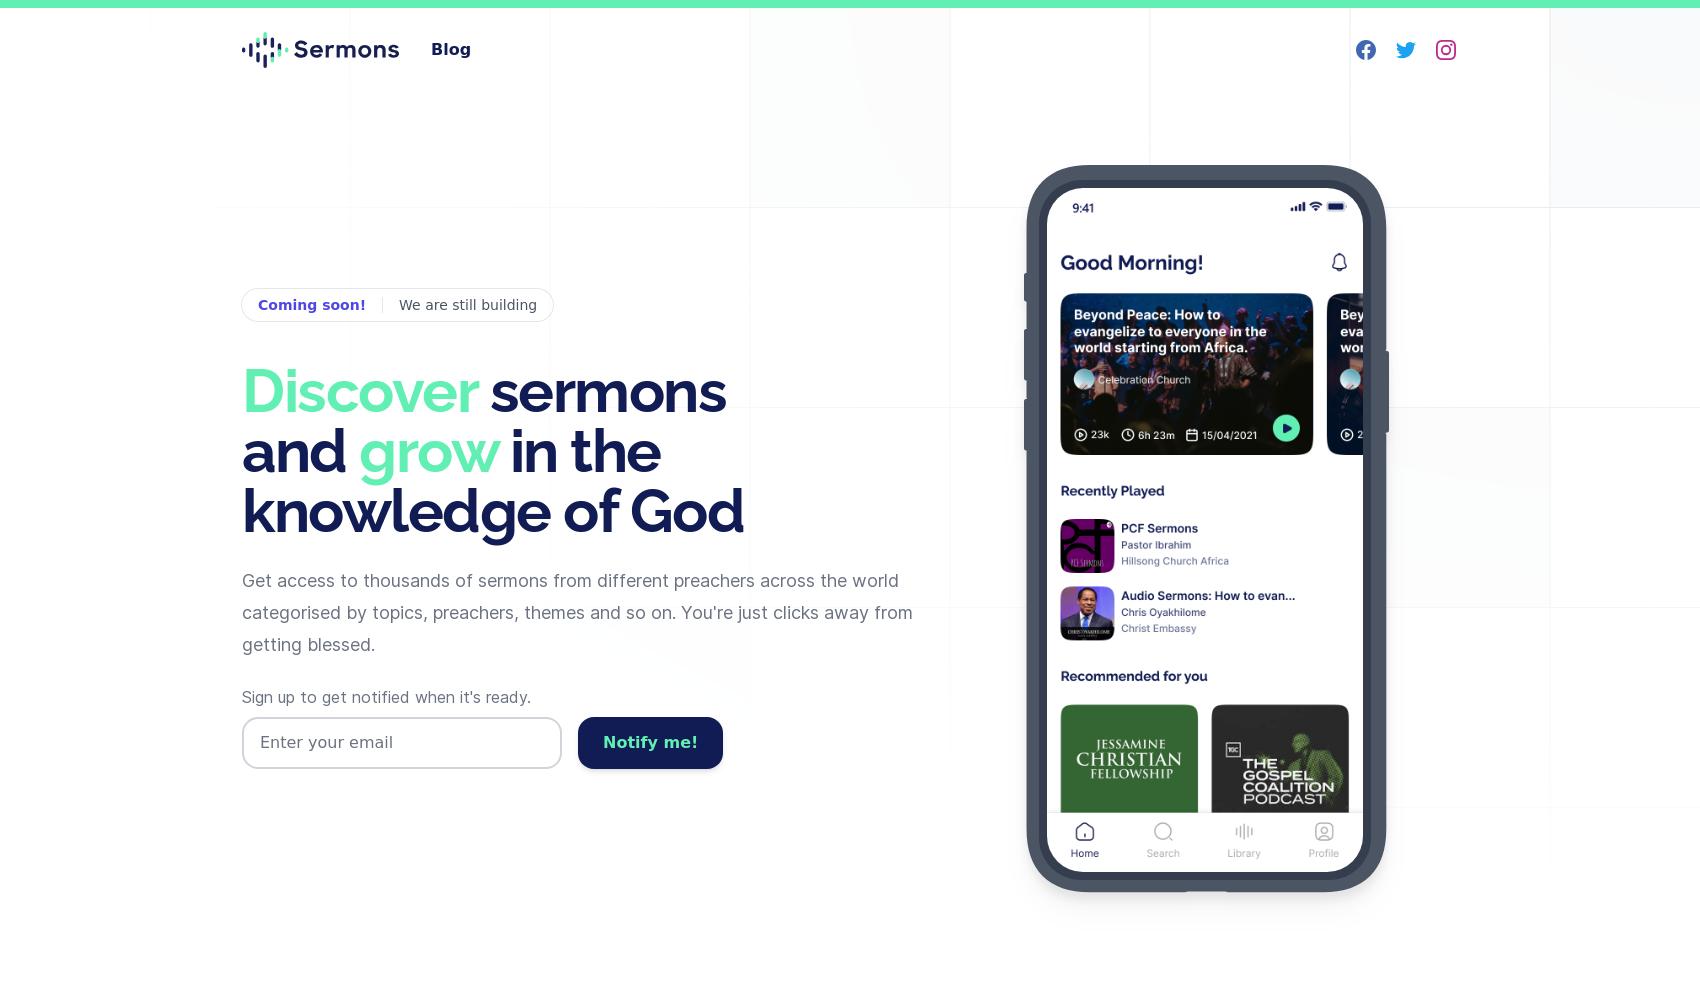 This screenshot has width=1700, height=1000. Describe the element at coordinates (311, 304) in the screenshot. I see `'Coming soon!'` at that location.